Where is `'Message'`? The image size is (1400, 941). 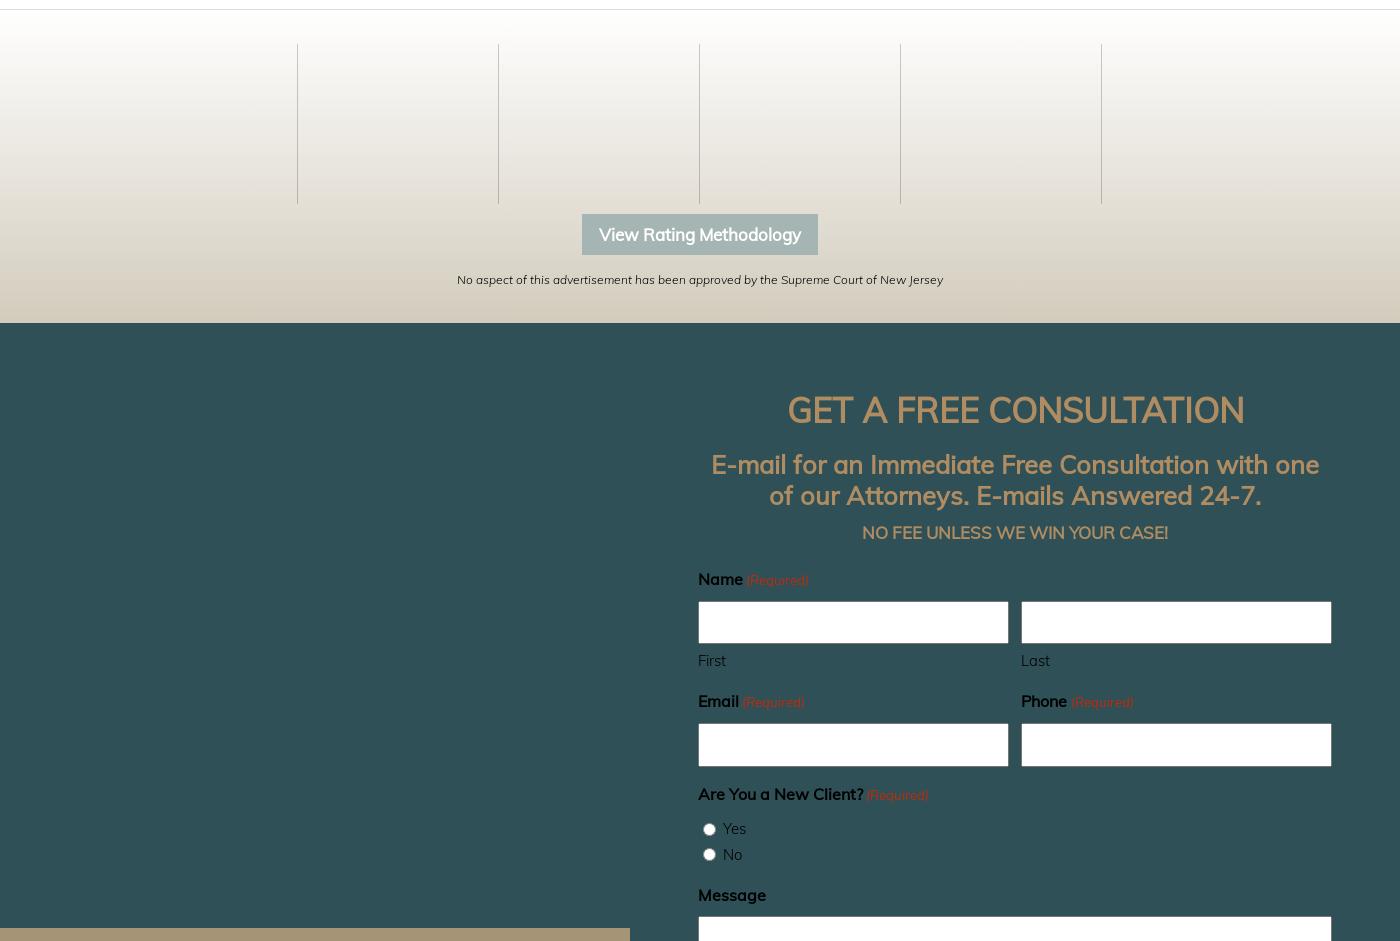 'Message' is located at coordinates (732, 894).